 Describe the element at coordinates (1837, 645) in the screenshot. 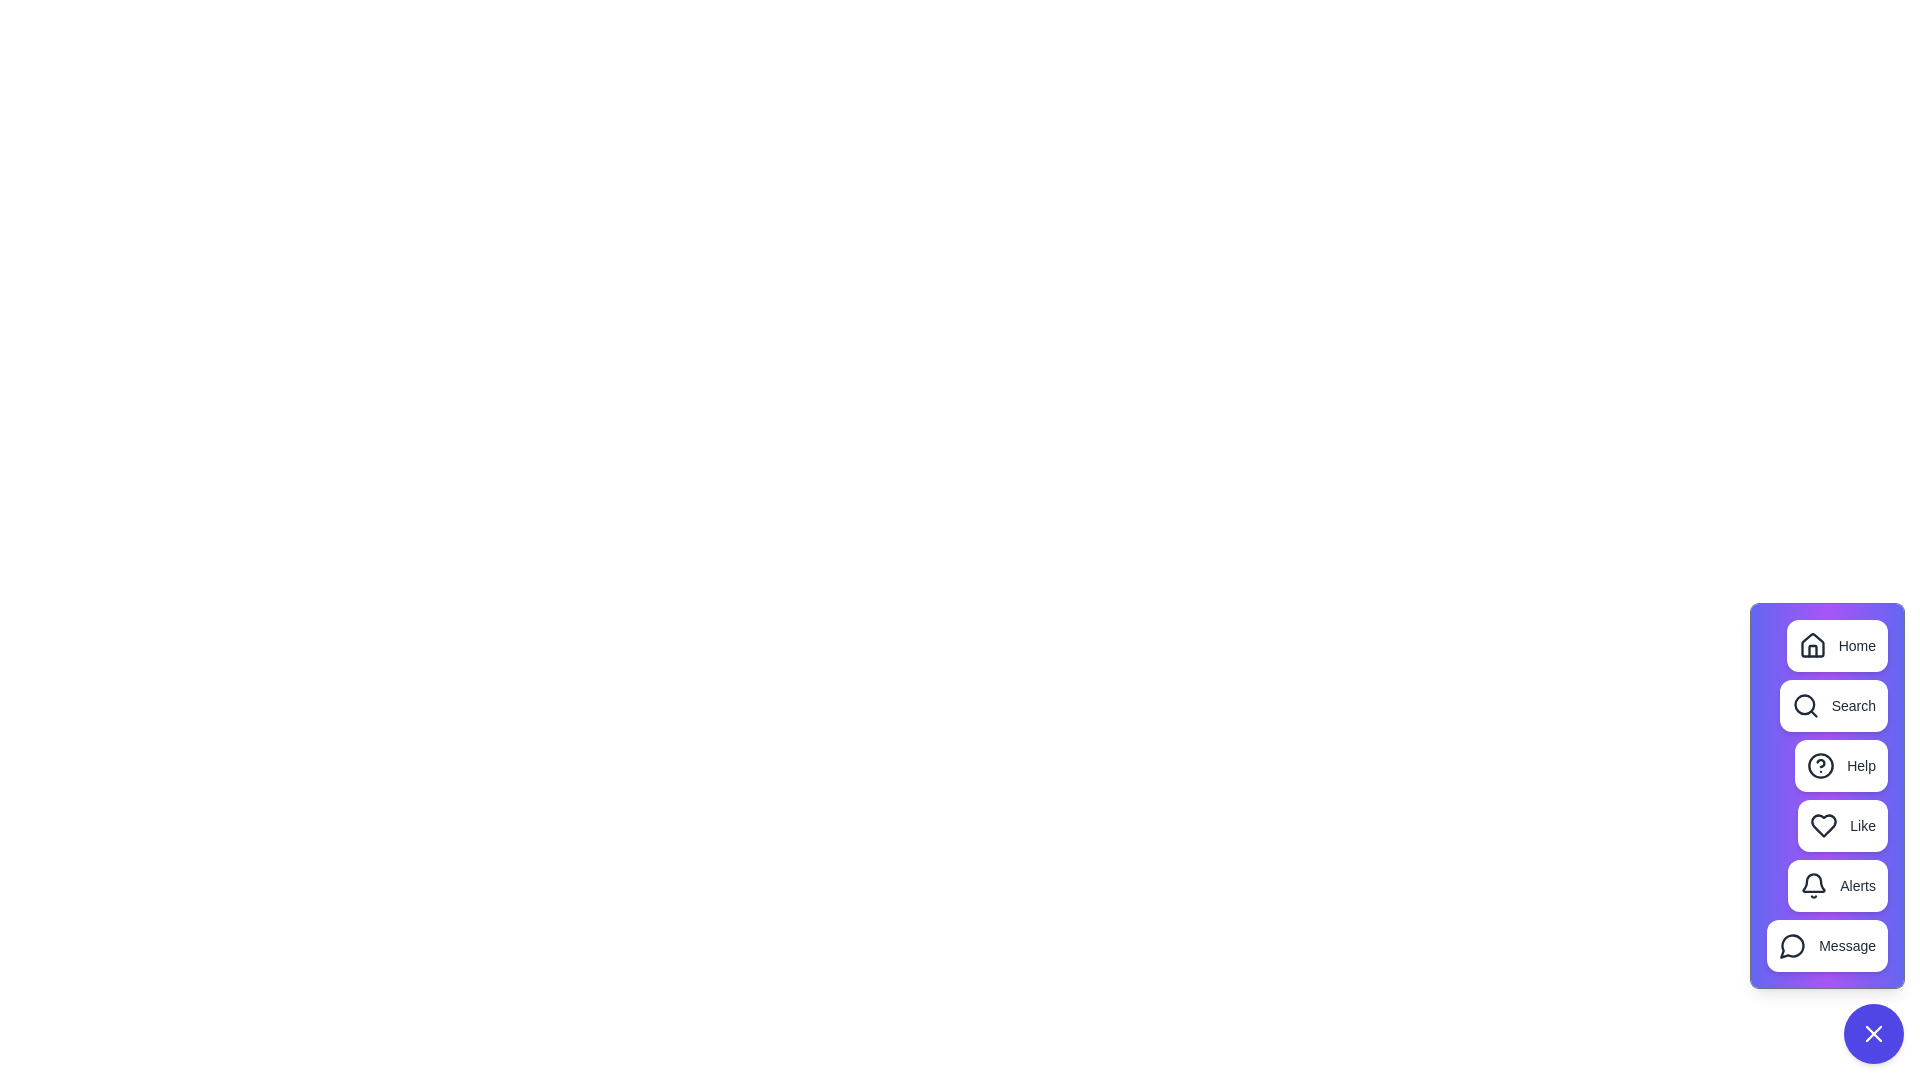

I see `the 'Home' button to trigger its associated action` at that location.